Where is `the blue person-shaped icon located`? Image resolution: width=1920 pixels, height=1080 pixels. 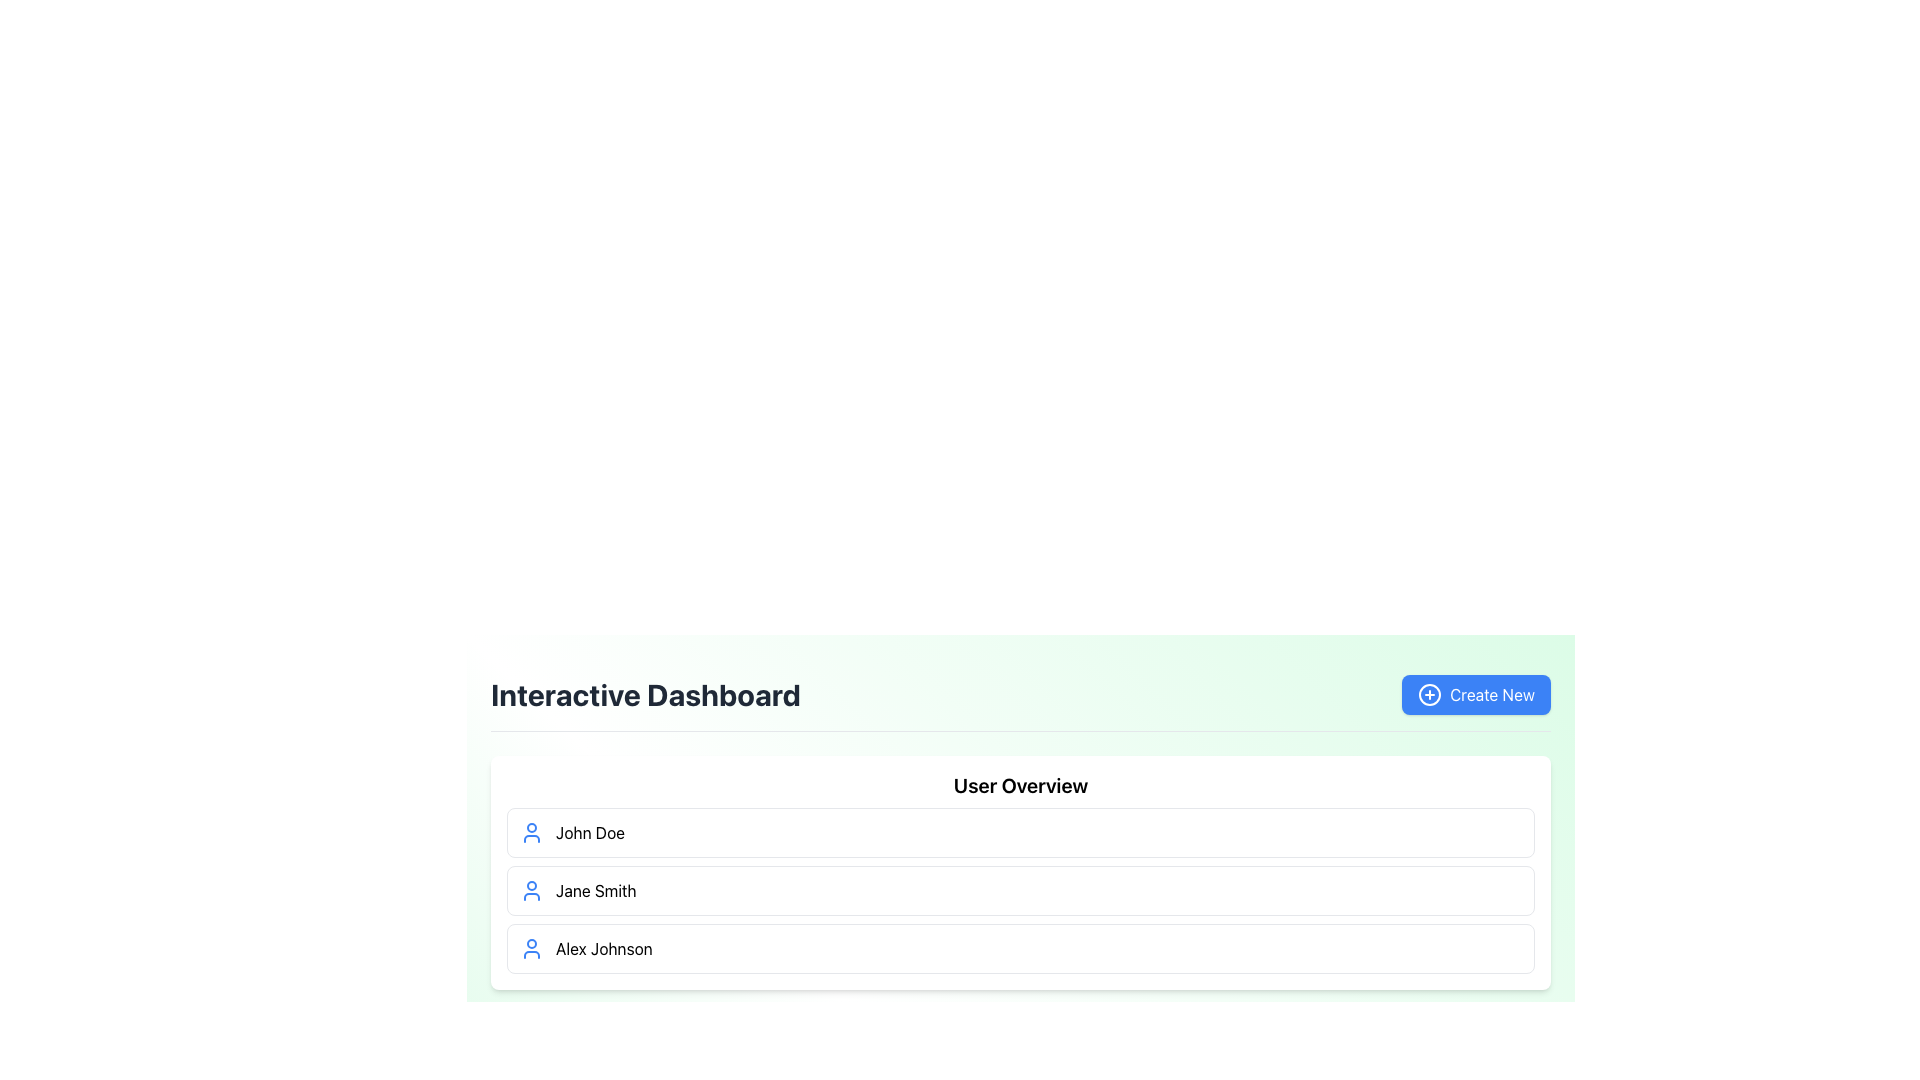 the blue person-shaped icon located is located at coordinates (532, 833).